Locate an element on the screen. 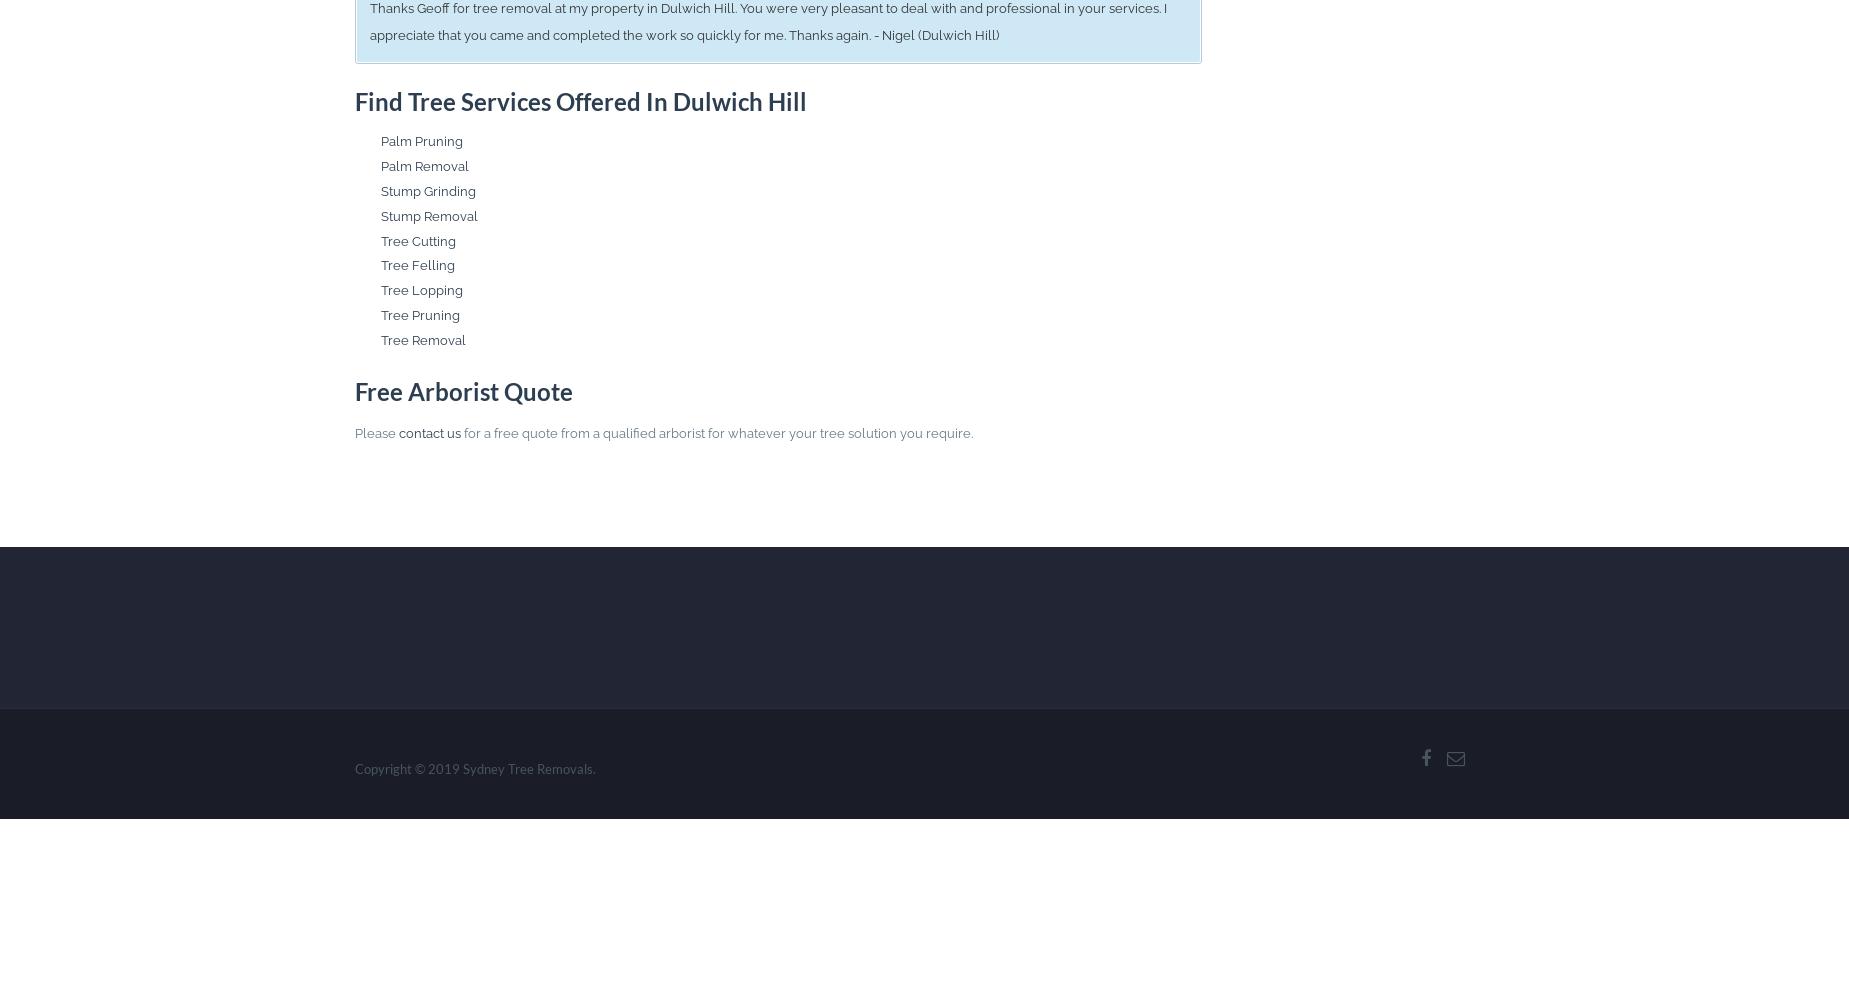 The image size is (1849, 1000). 'Thanks Geoff for tree removal at my property in Dulwich Hill. You were very pleasant to deal with and professional in your services. I appreciate that you came and completed the work so quickly for me. Thanks again. - Nigel (Dulwich Hill)' is located at coordinates (766, 22).